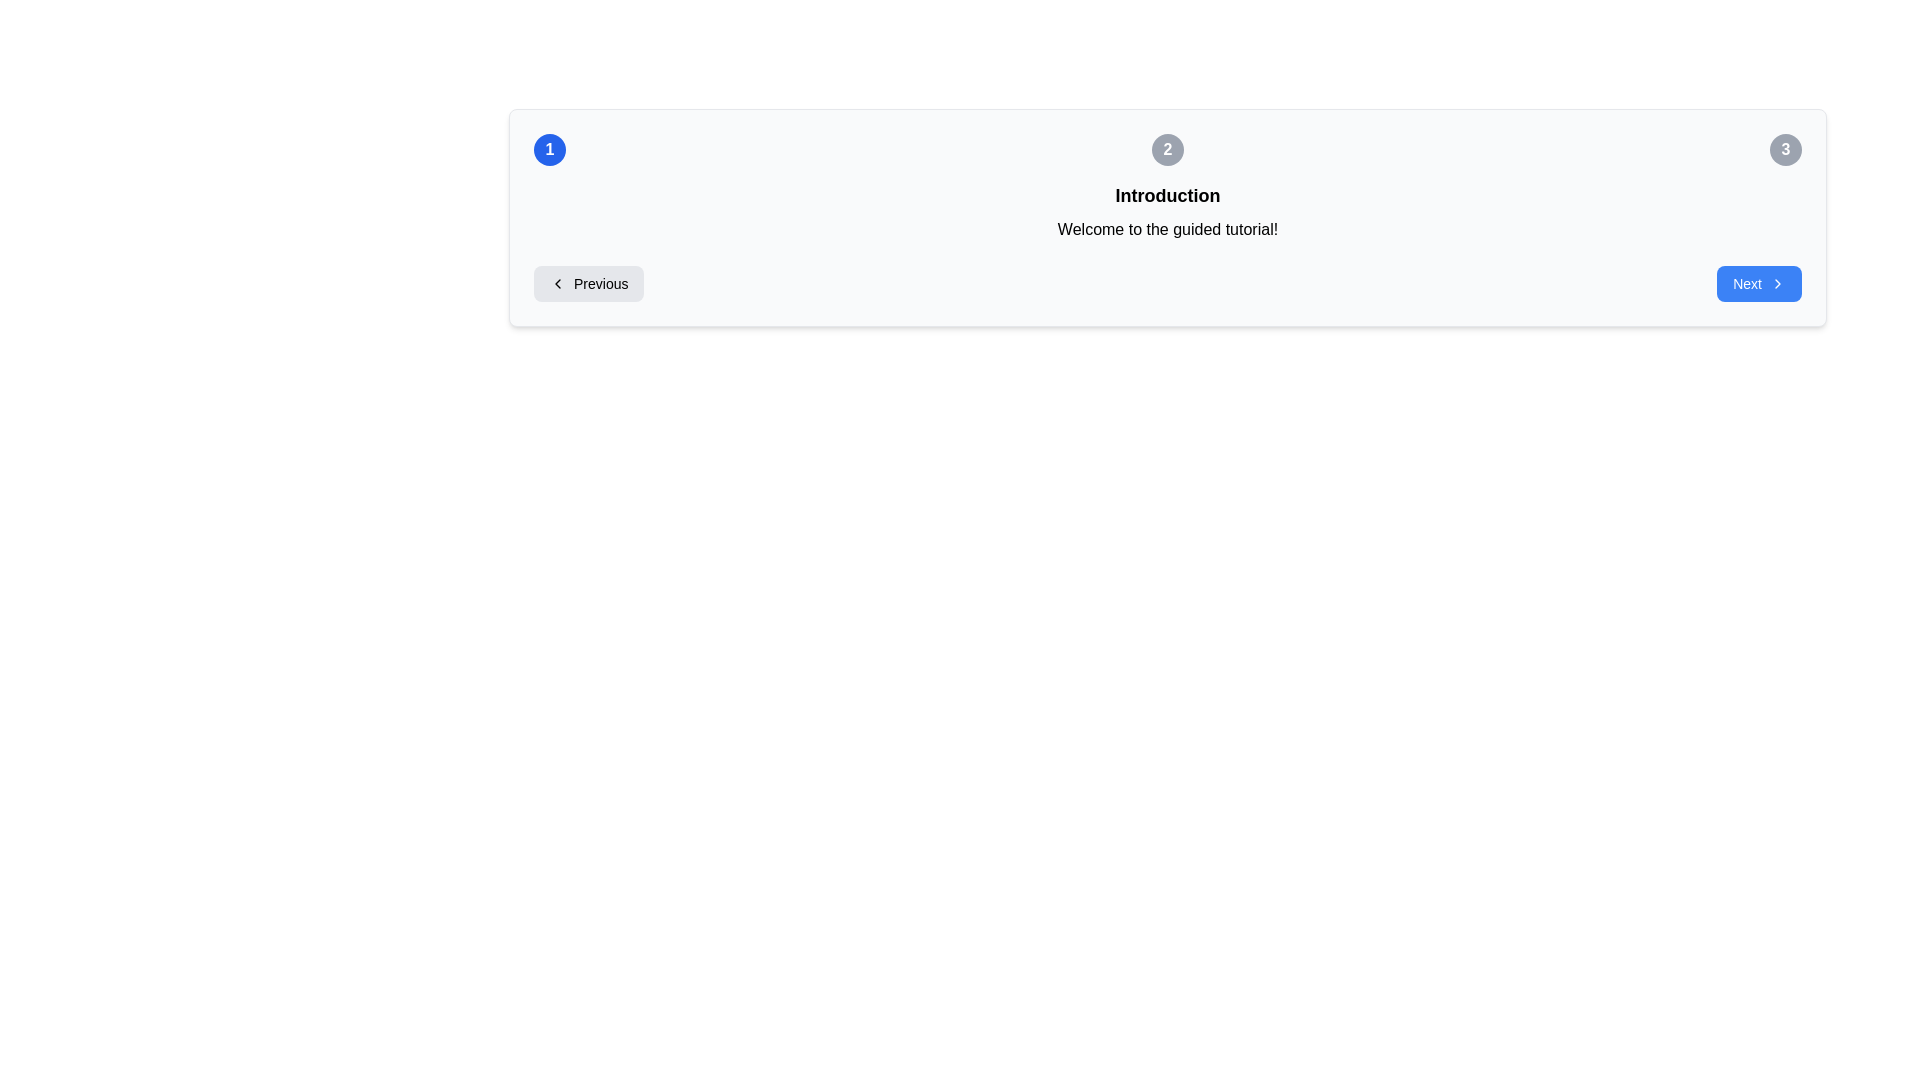 The width and height of the screenshot is (1920, 1080). Describe the element at coordinates (1758, 284) in the screenshot. I see `the 'Next' button, which is a rectangular button with a blue background, rounded corners, and white text, located at the bottom-right corner of the layout` at that location.